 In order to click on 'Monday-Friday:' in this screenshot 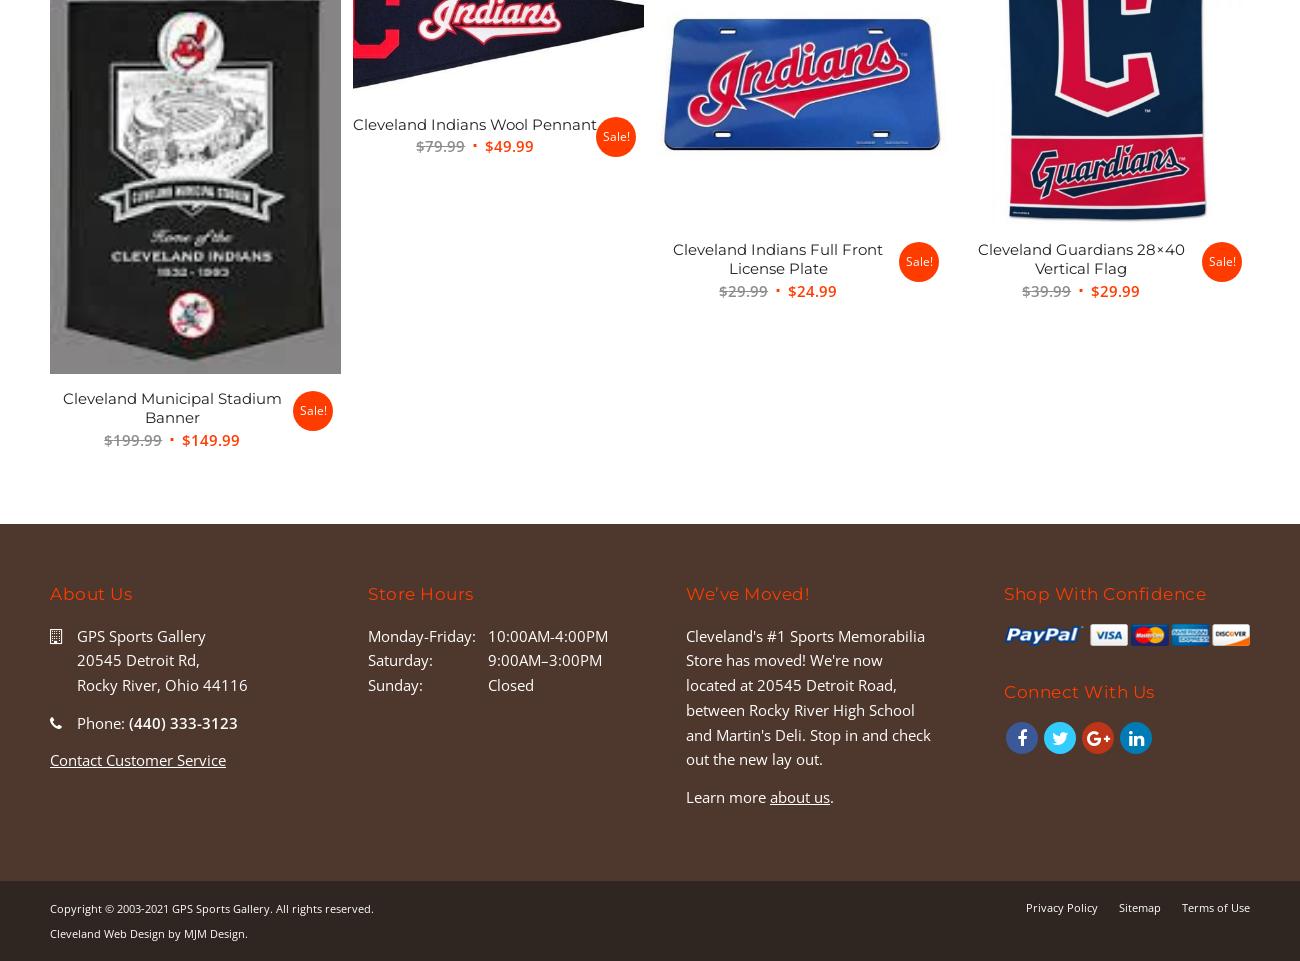, I will do `click(421, 635)`.